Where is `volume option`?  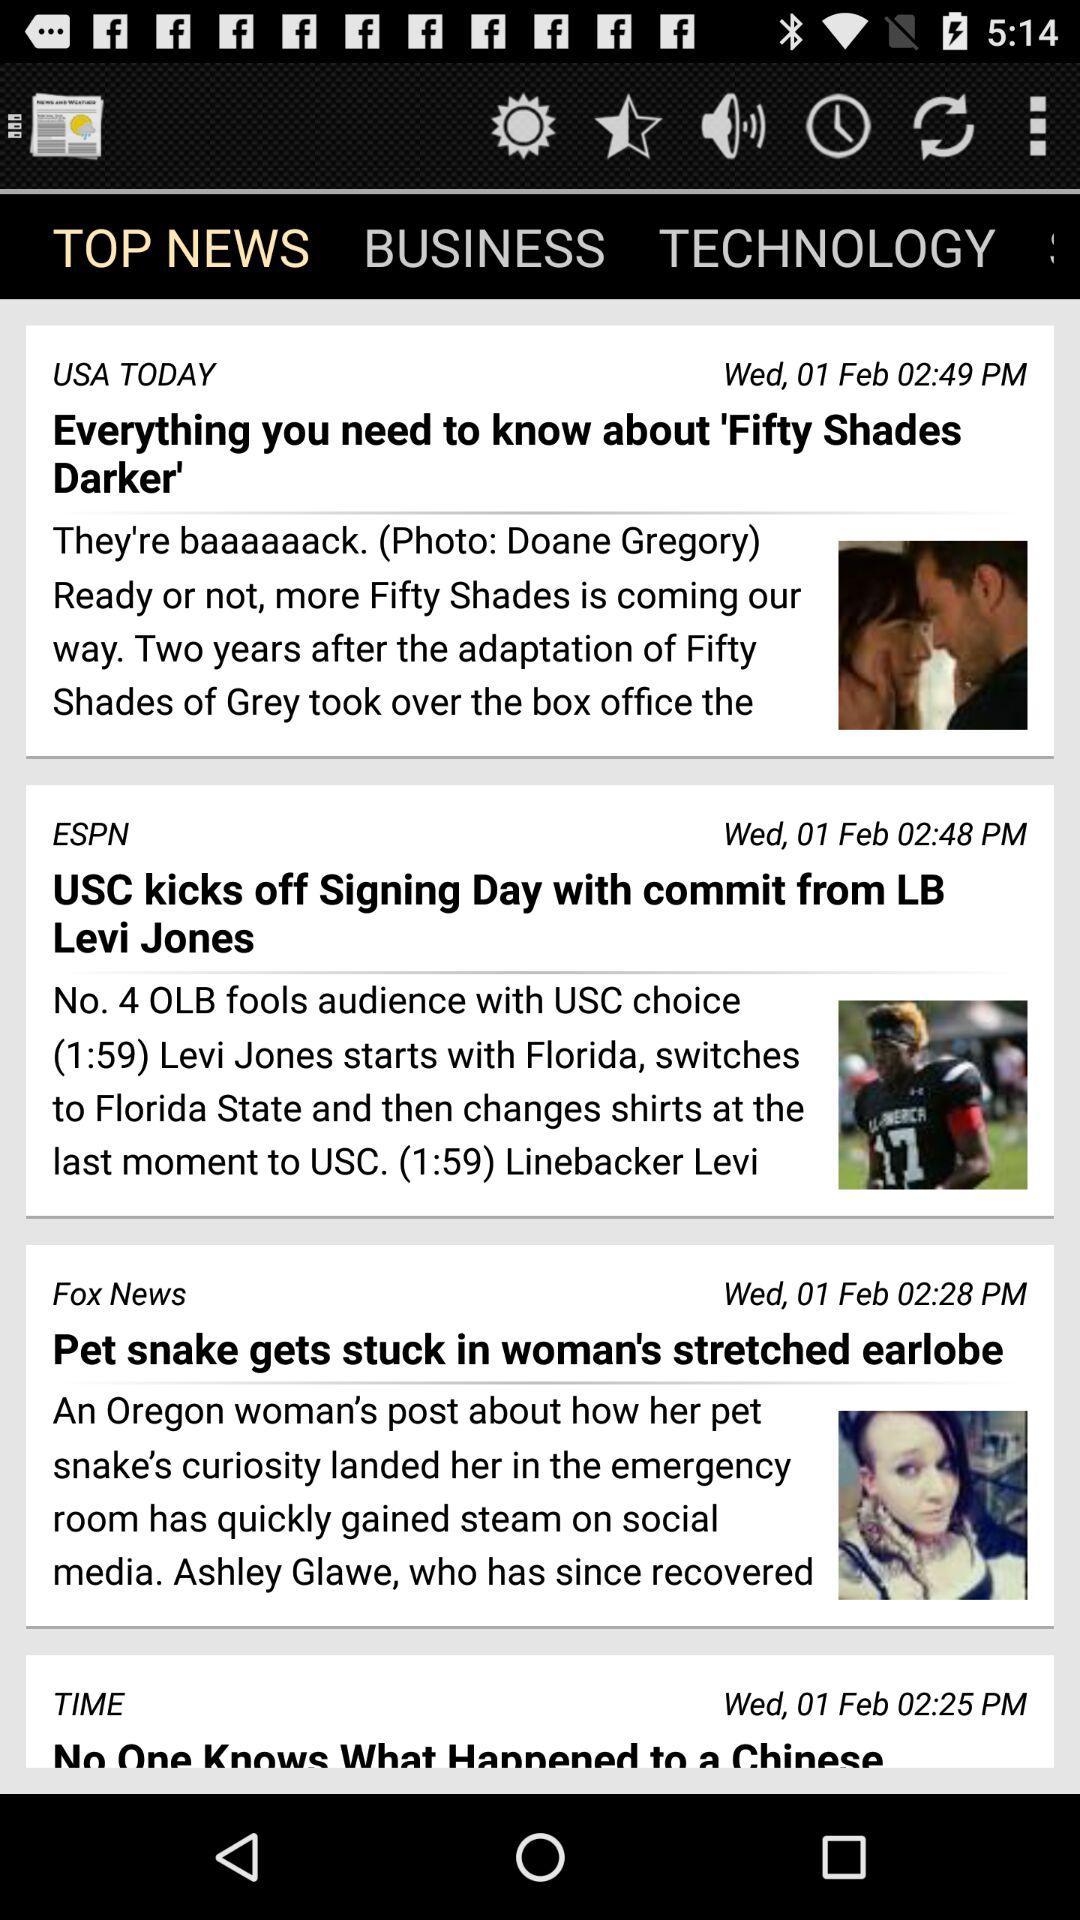 volume option is located at coordinates (733, 124).